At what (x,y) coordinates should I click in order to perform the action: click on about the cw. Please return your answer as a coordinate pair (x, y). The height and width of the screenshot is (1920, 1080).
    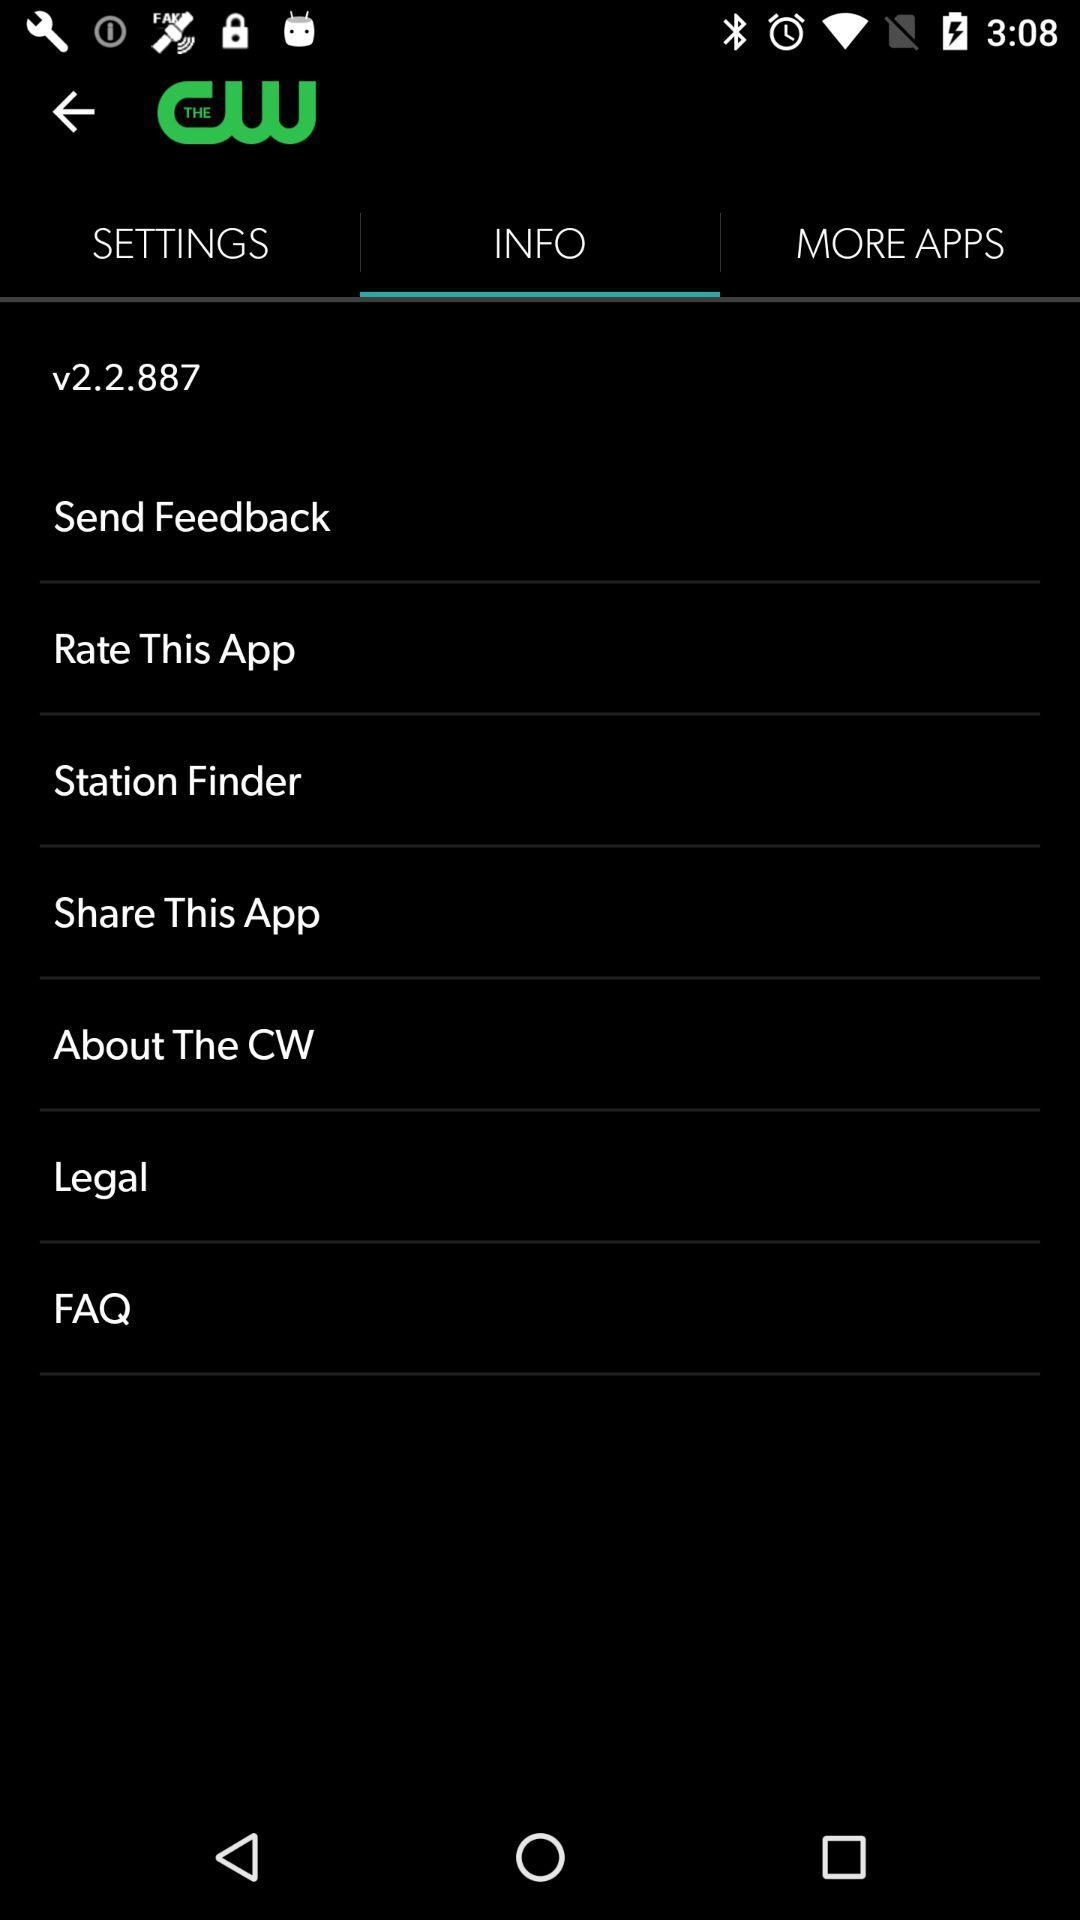
    Looking at the image, I should click on (540, 1043).